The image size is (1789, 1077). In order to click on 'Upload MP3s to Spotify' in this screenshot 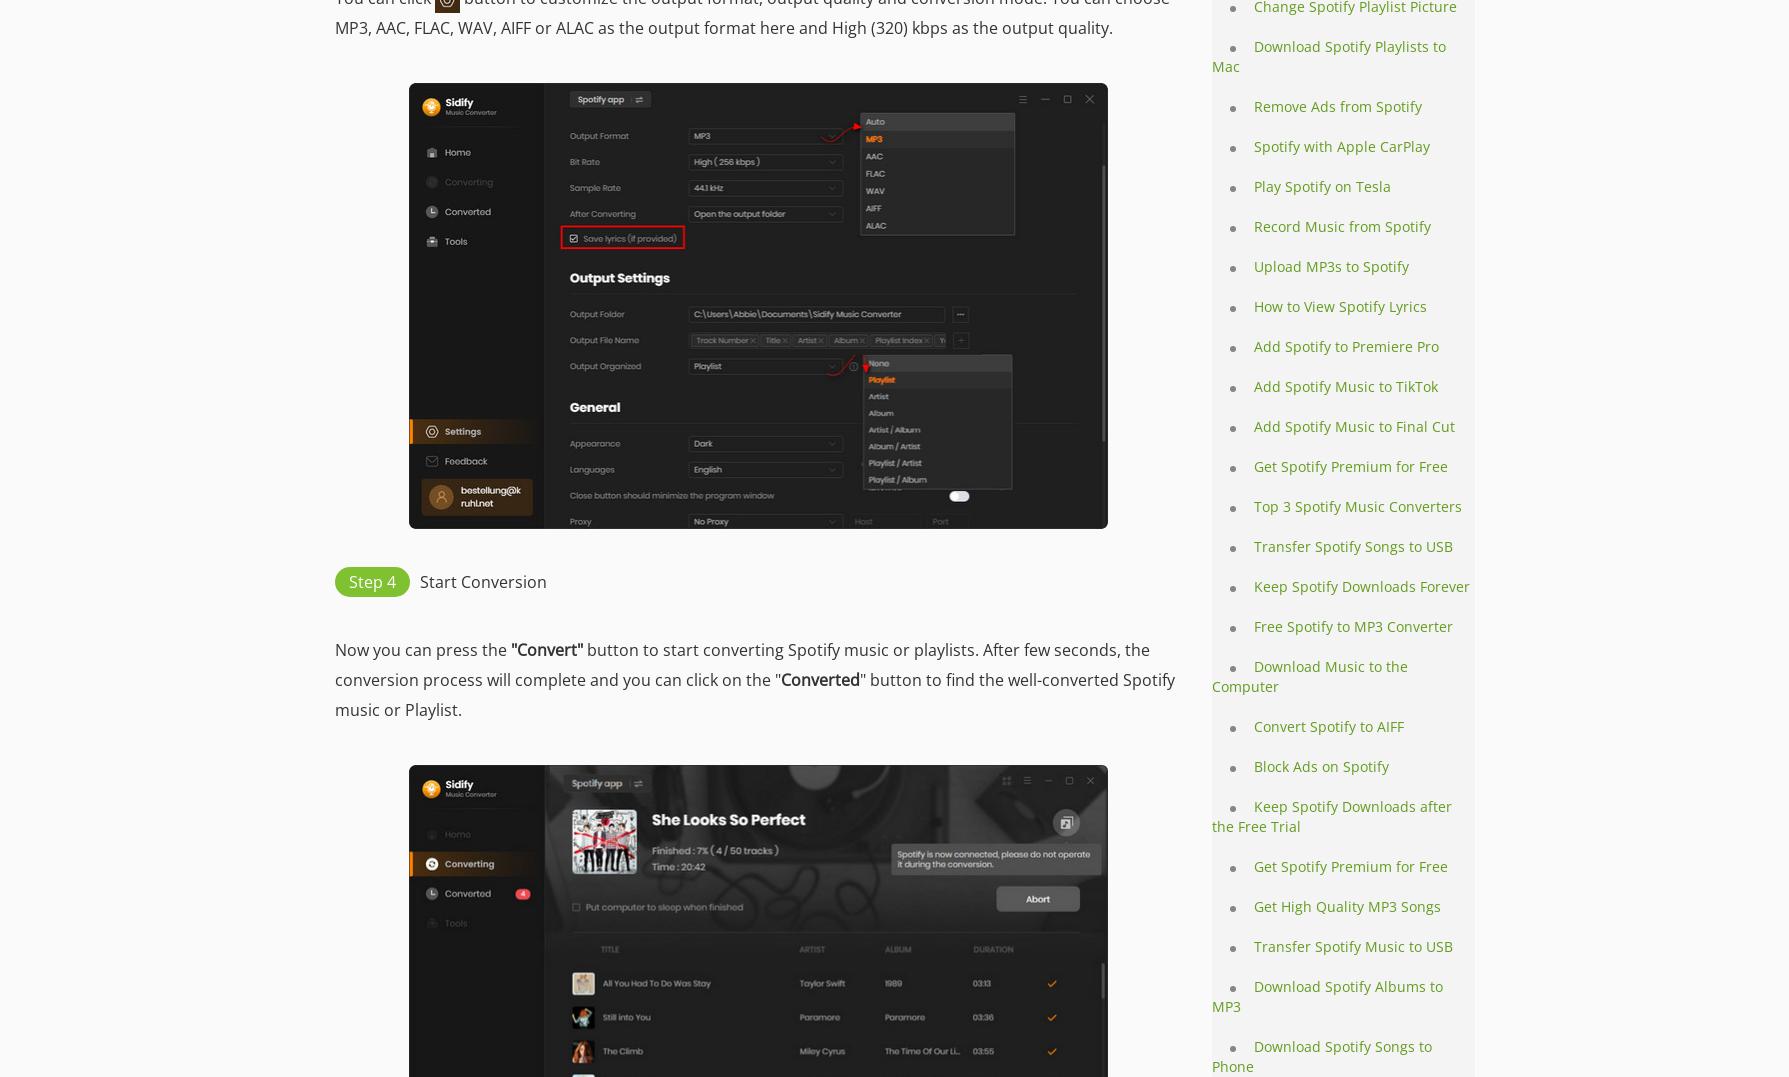, I will do `click(1331, 265)`.